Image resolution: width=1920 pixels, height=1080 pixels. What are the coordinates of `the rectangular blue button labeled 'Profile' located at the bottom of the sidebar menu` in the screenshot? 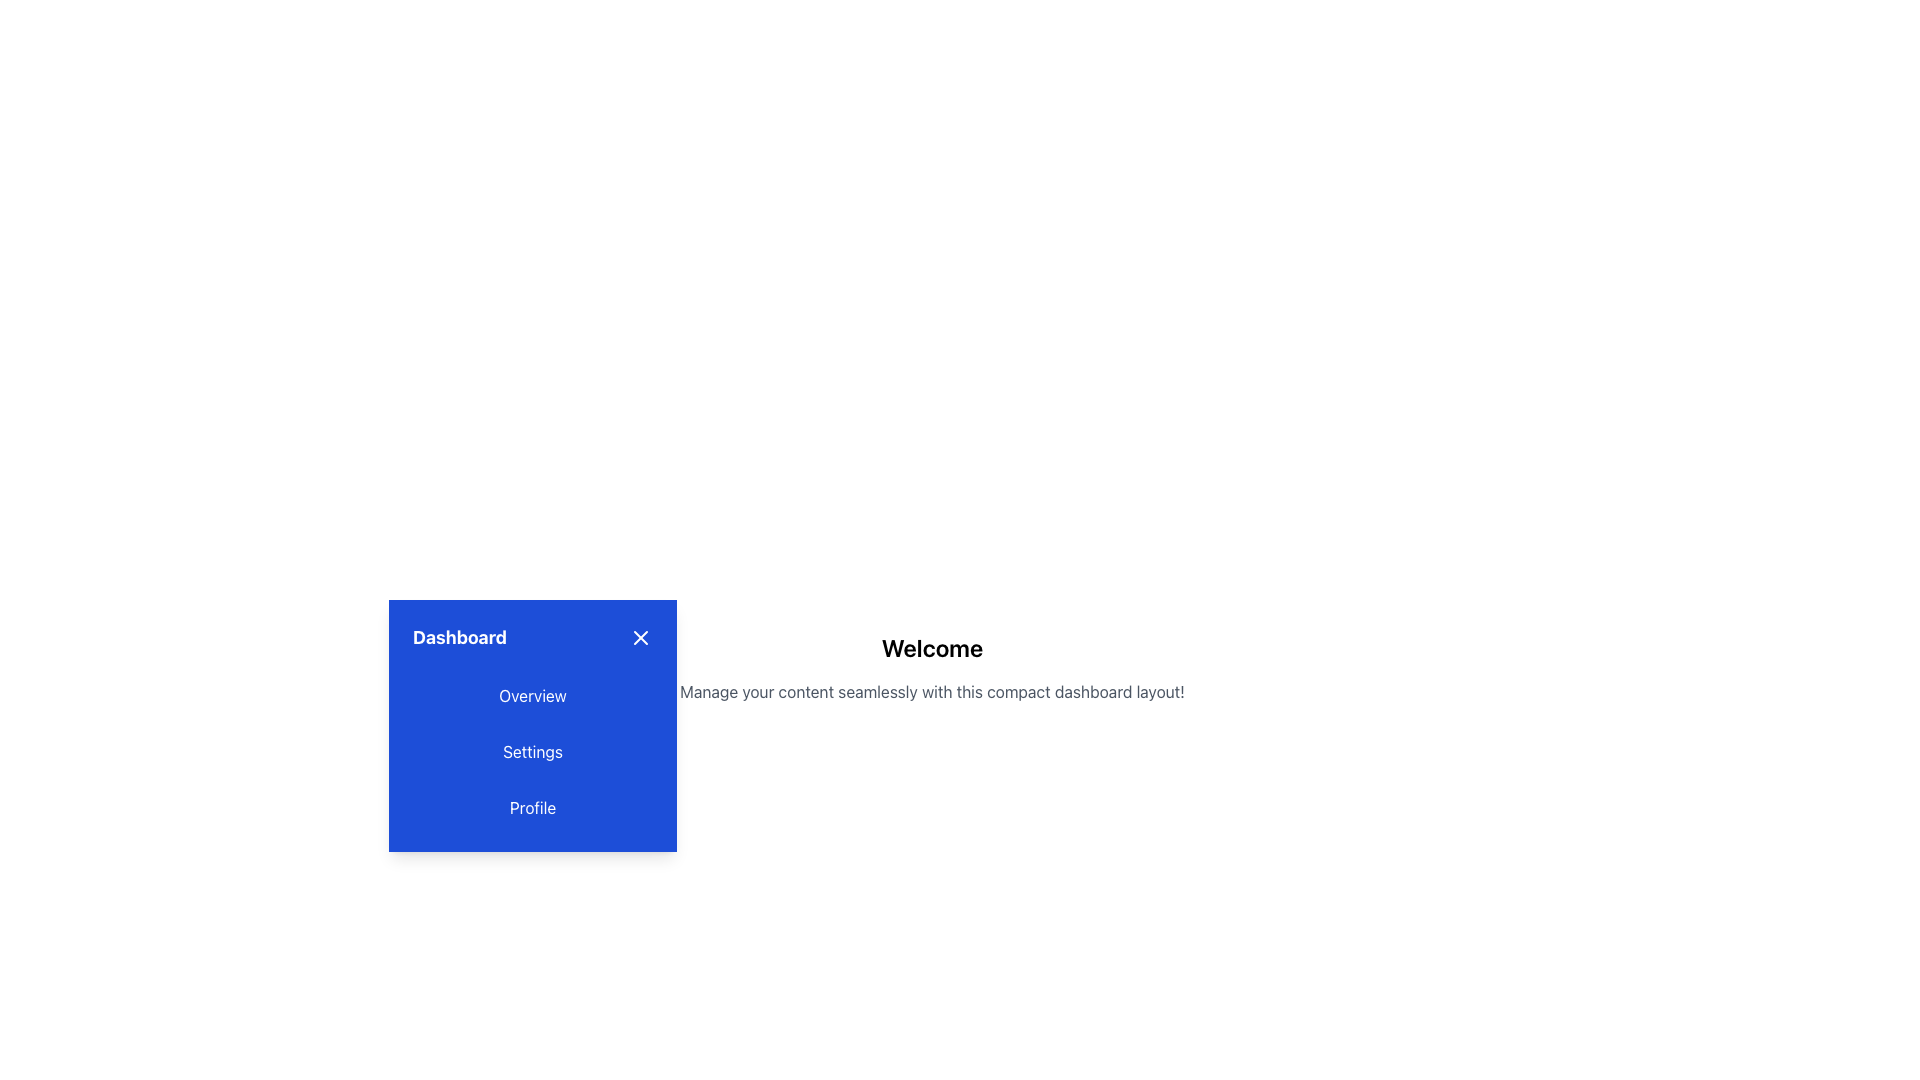 It's located at (532, 806).